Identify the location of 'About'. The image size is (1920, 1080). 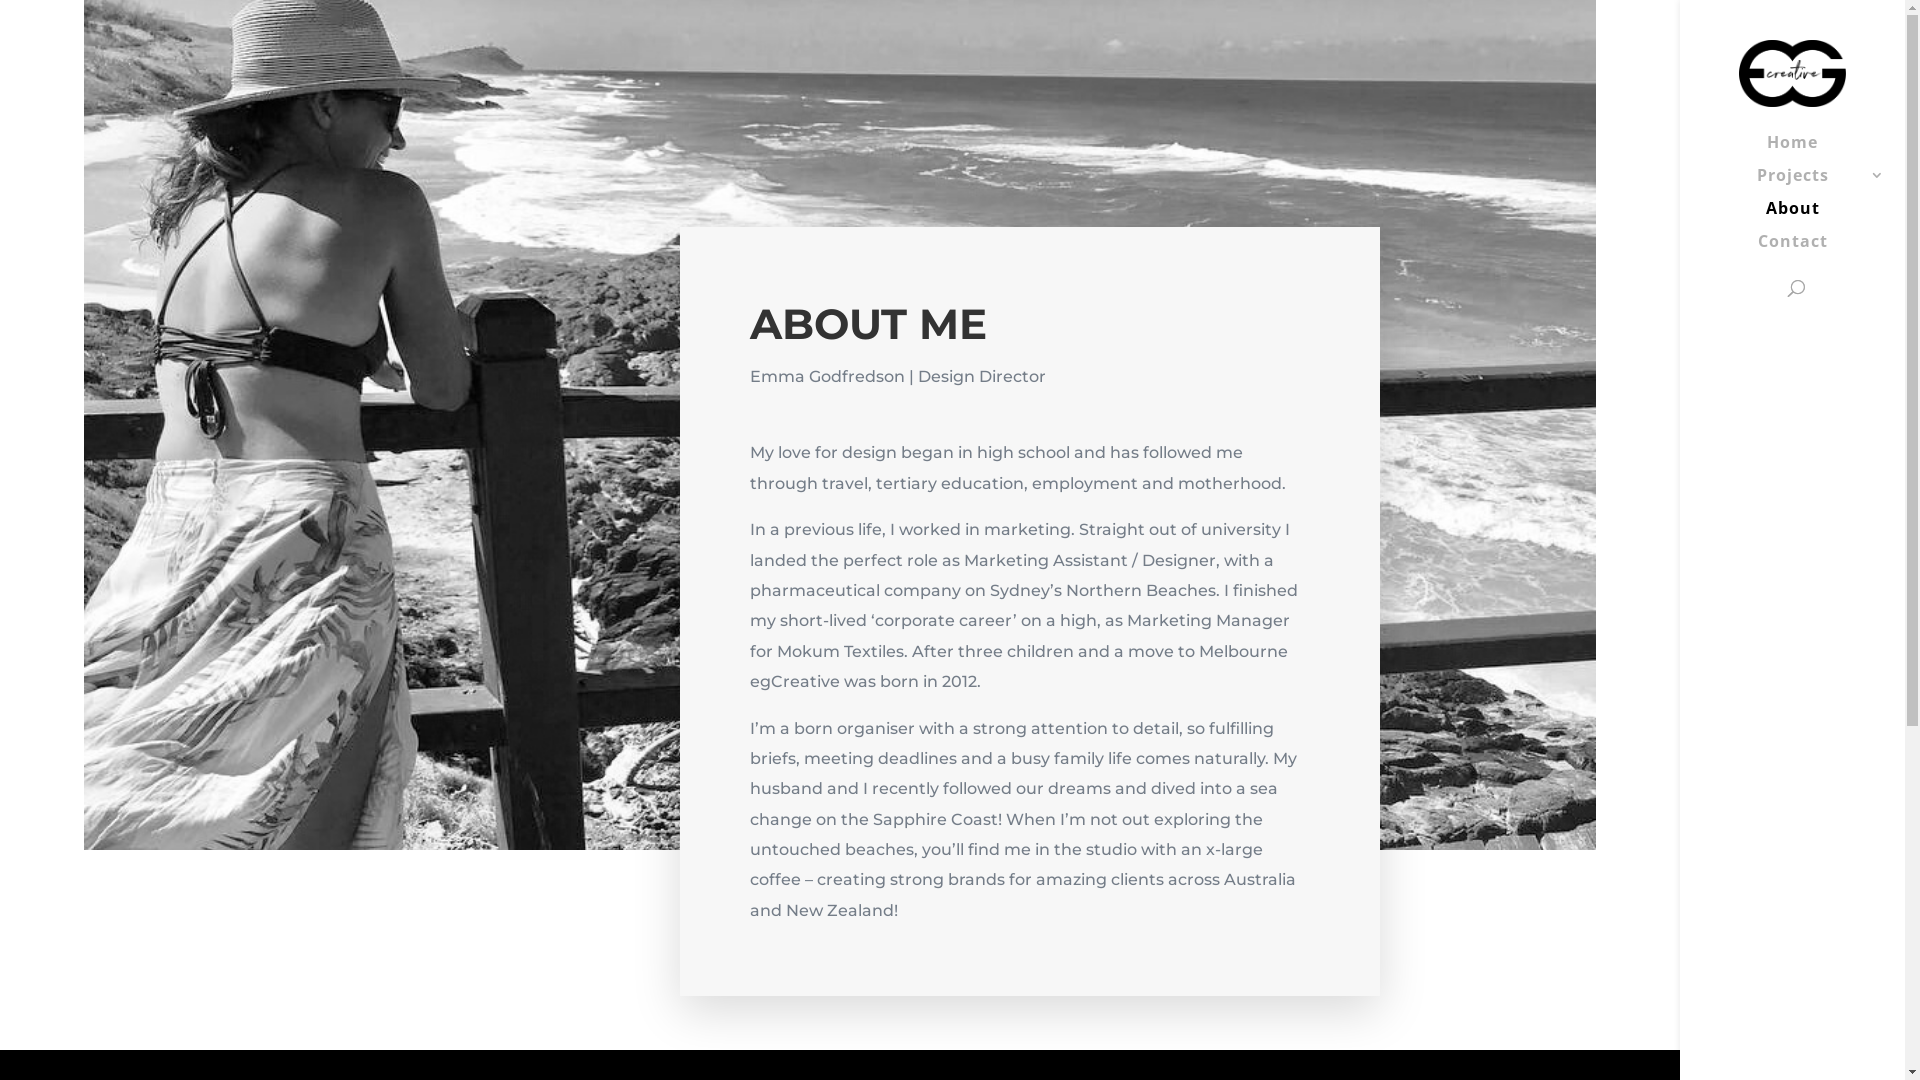
(1812, 217).